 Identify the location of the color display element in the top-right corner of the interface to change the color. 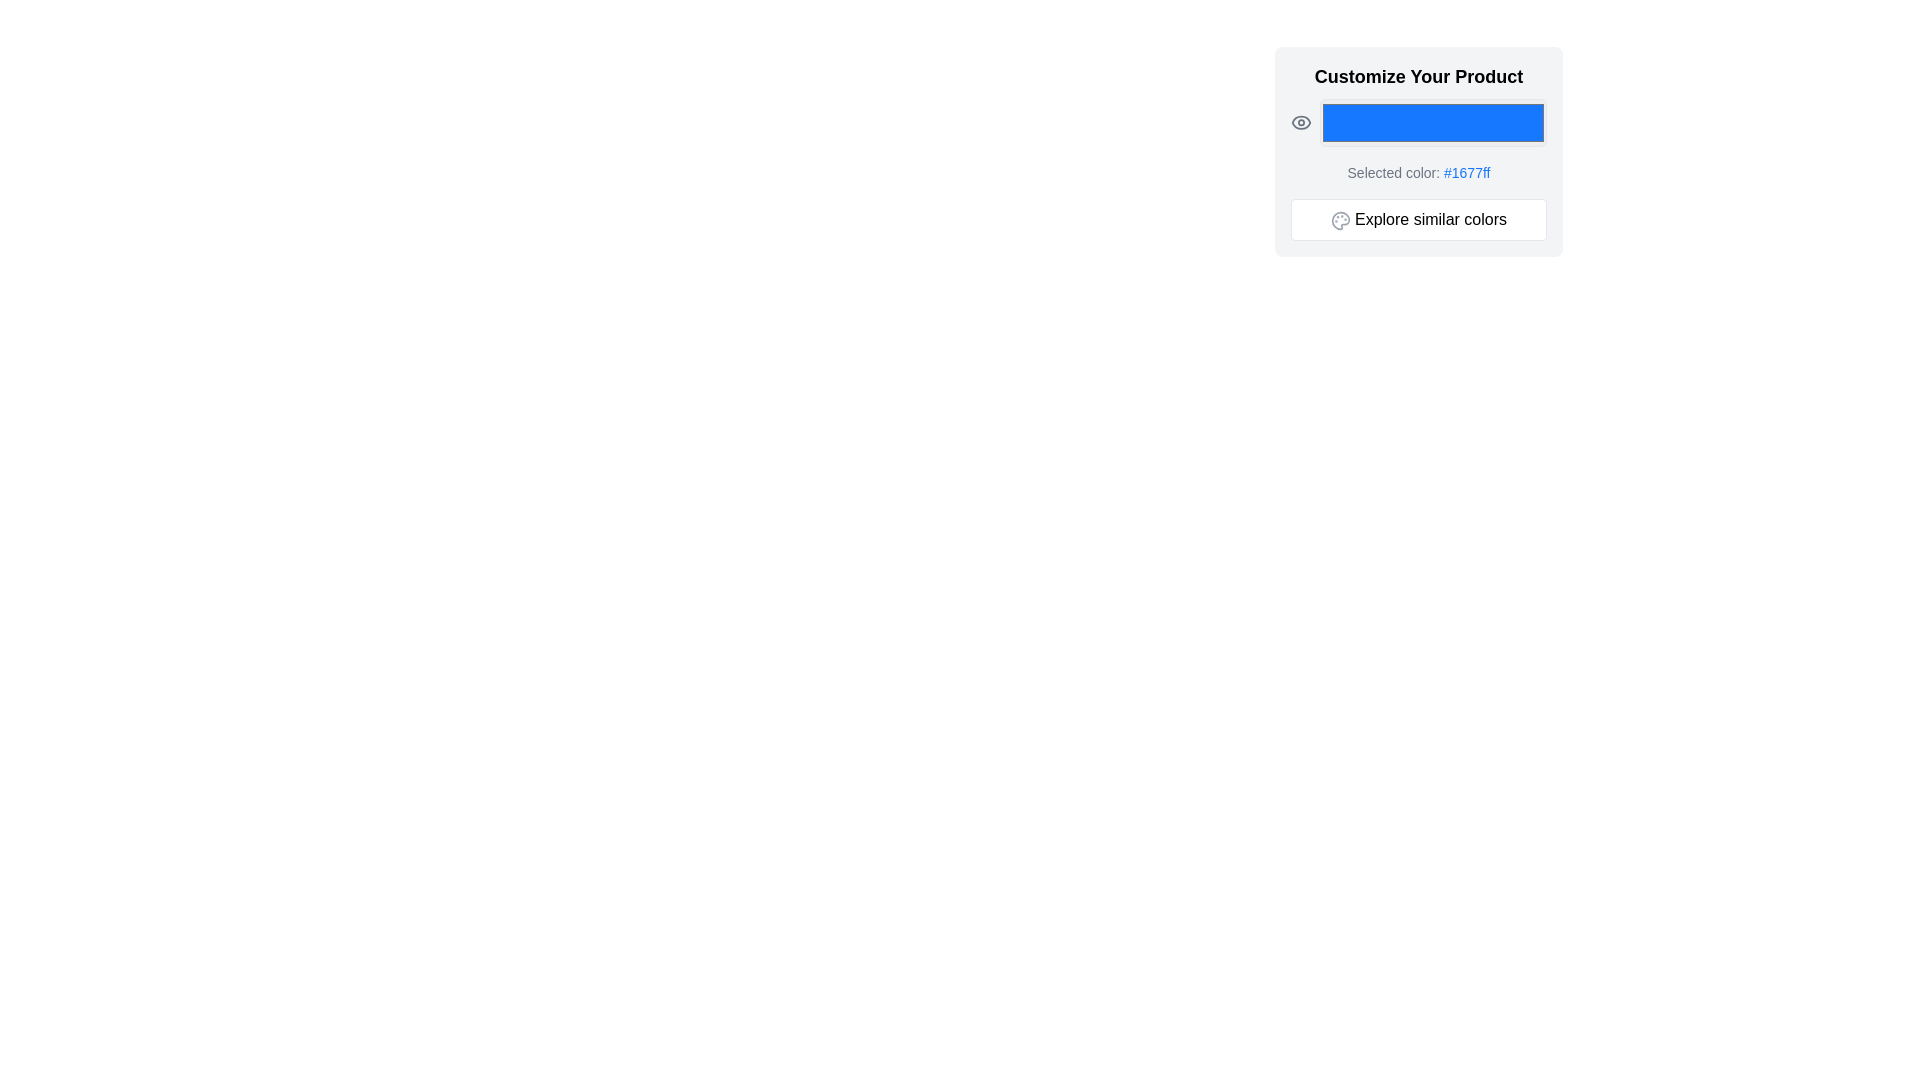
(1418, 150).